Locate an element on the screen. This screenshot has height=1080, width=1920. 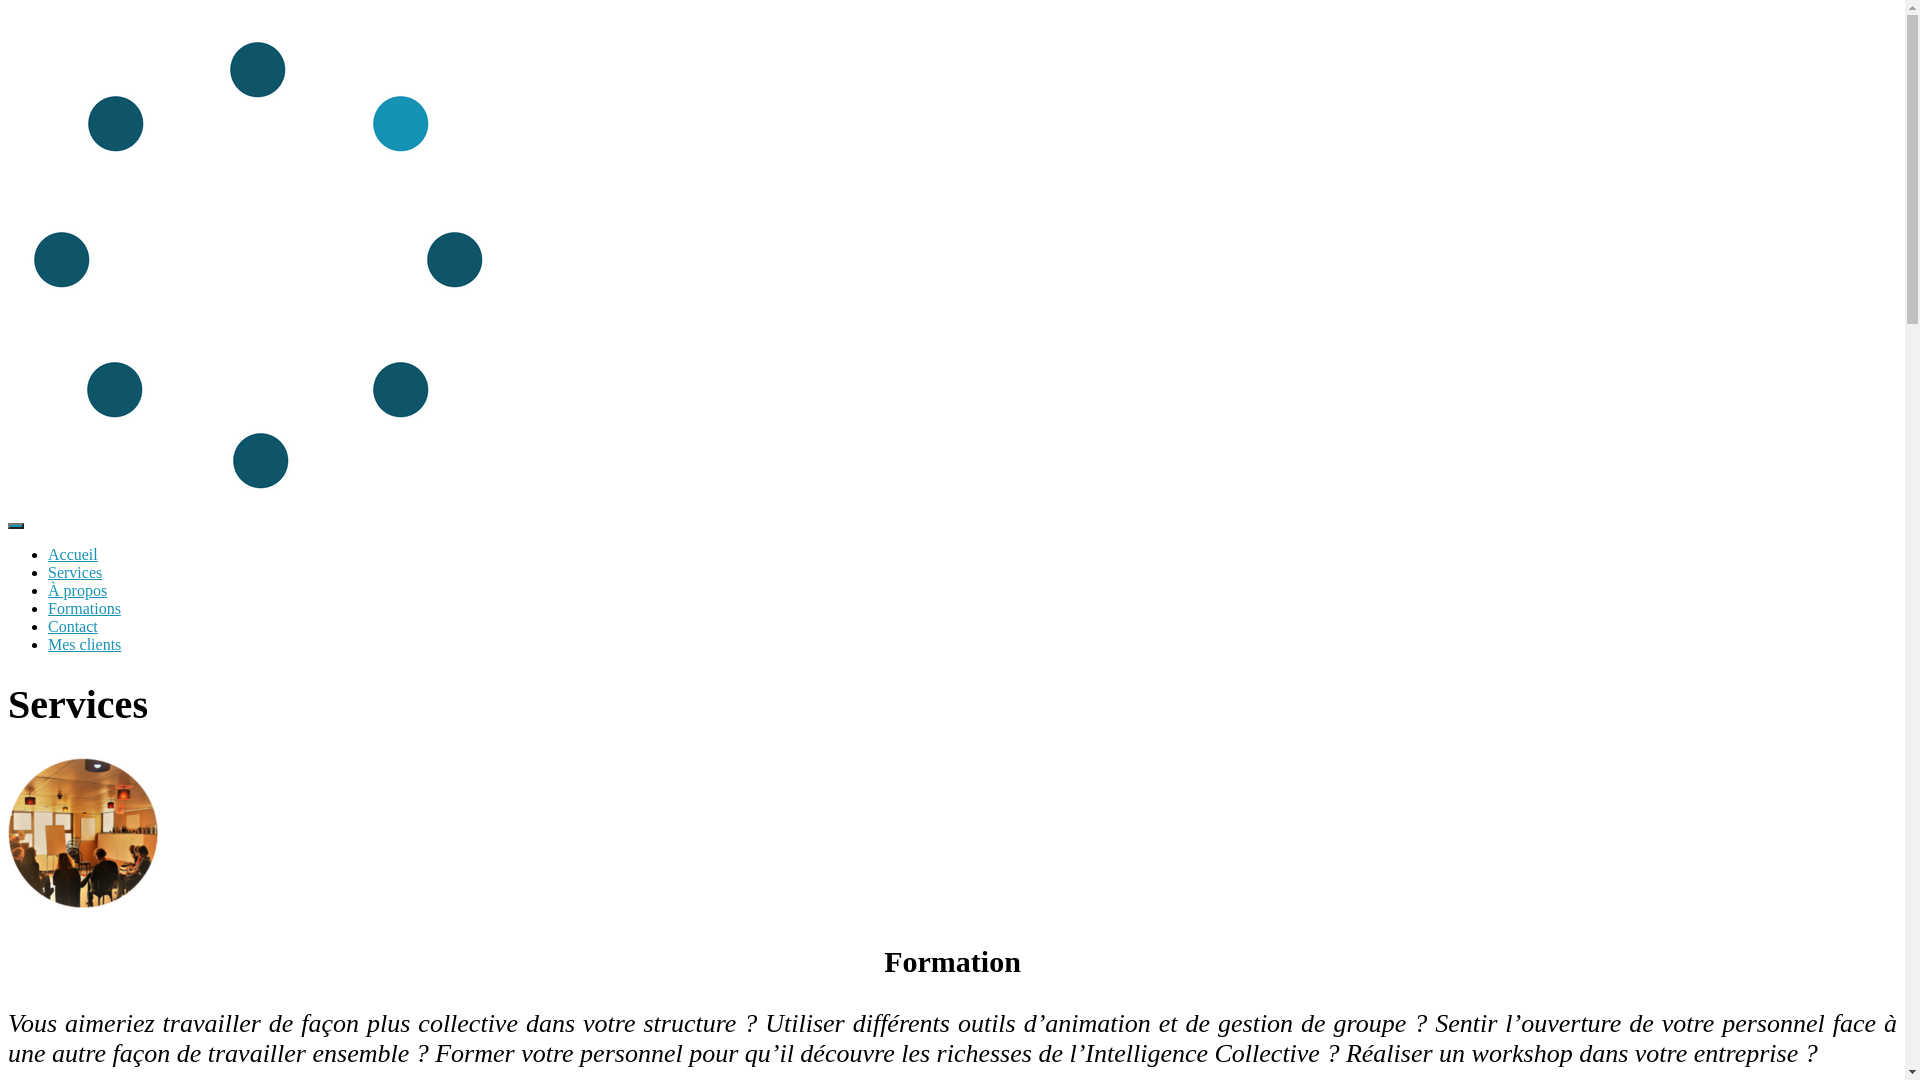
'Contact' is located at coordinates (72, 625).